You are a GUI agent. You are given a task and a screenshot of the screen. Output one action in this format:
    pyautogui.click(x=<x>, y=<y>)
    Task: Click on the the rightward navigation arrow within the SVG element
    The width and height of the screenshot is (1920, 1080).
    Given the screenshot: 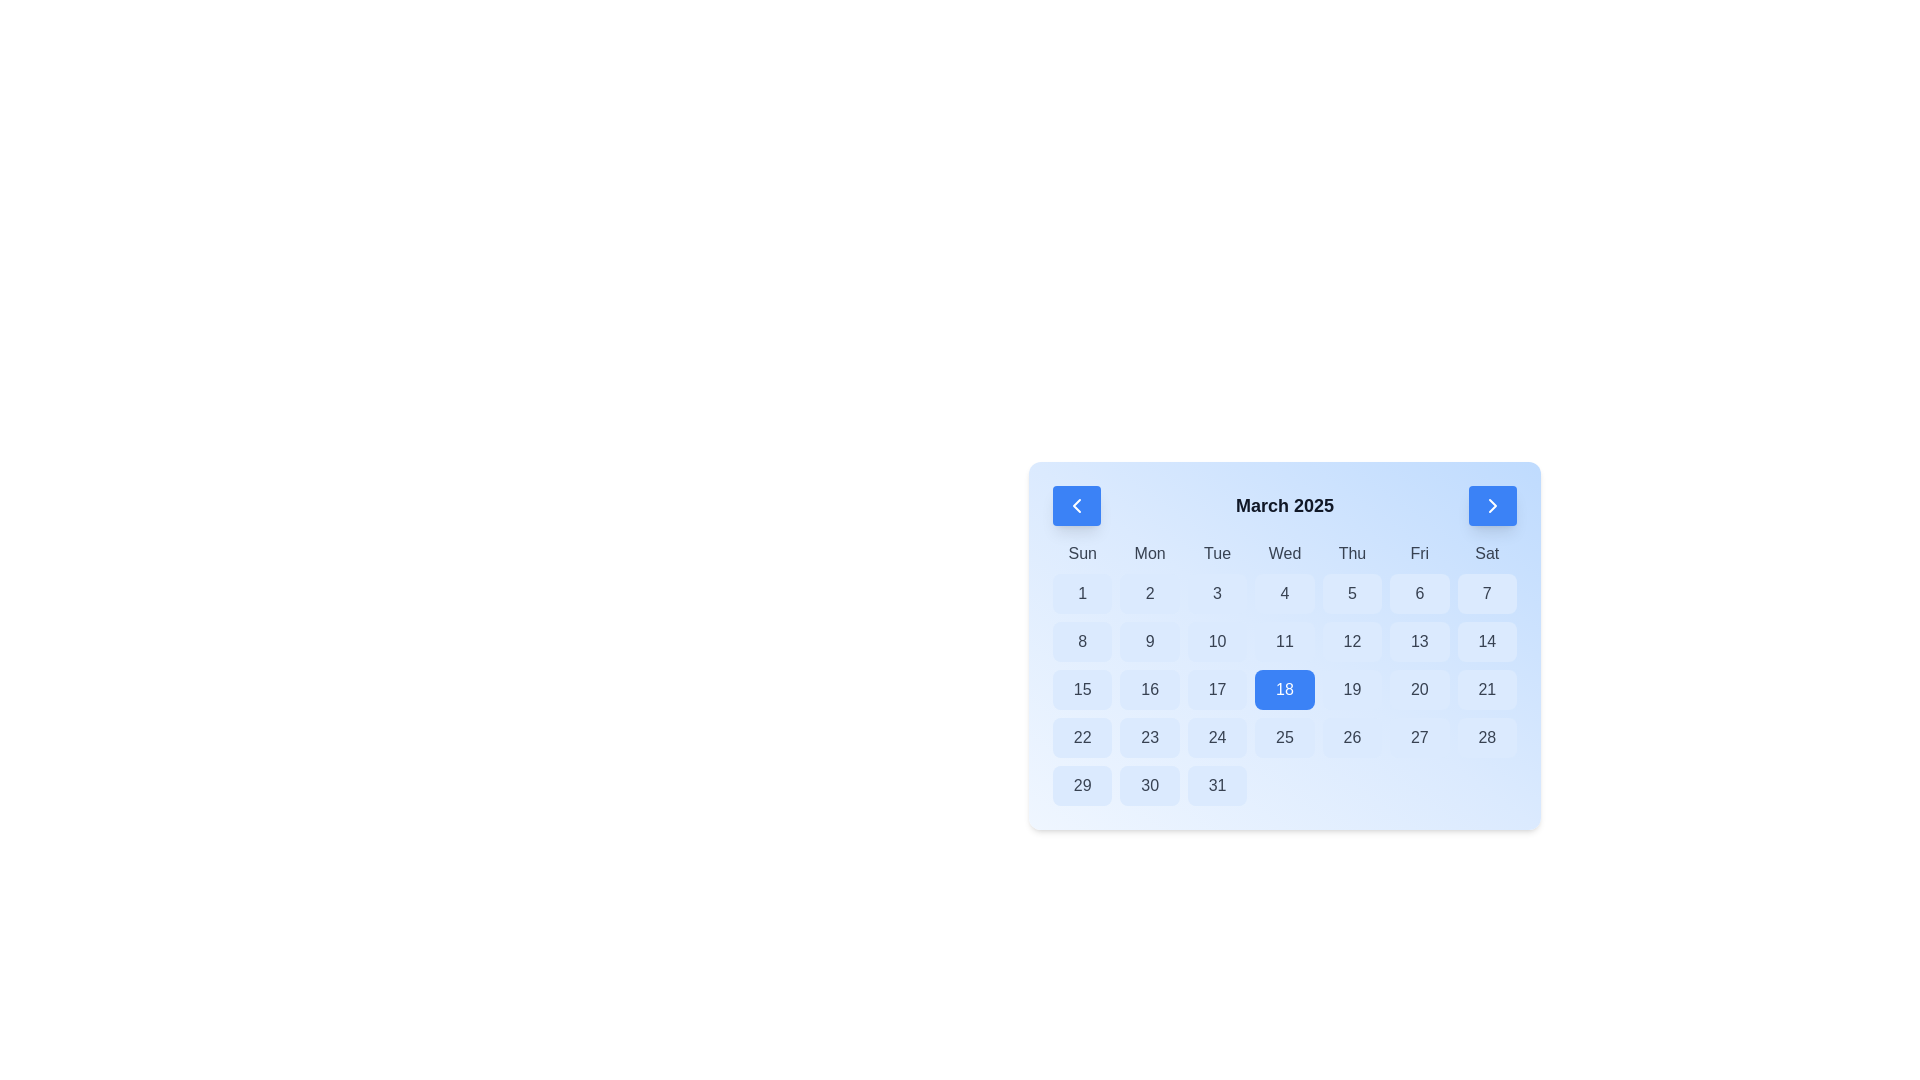 What is the action you would take?
    pyautogui.click(x=1492, y=504)
    